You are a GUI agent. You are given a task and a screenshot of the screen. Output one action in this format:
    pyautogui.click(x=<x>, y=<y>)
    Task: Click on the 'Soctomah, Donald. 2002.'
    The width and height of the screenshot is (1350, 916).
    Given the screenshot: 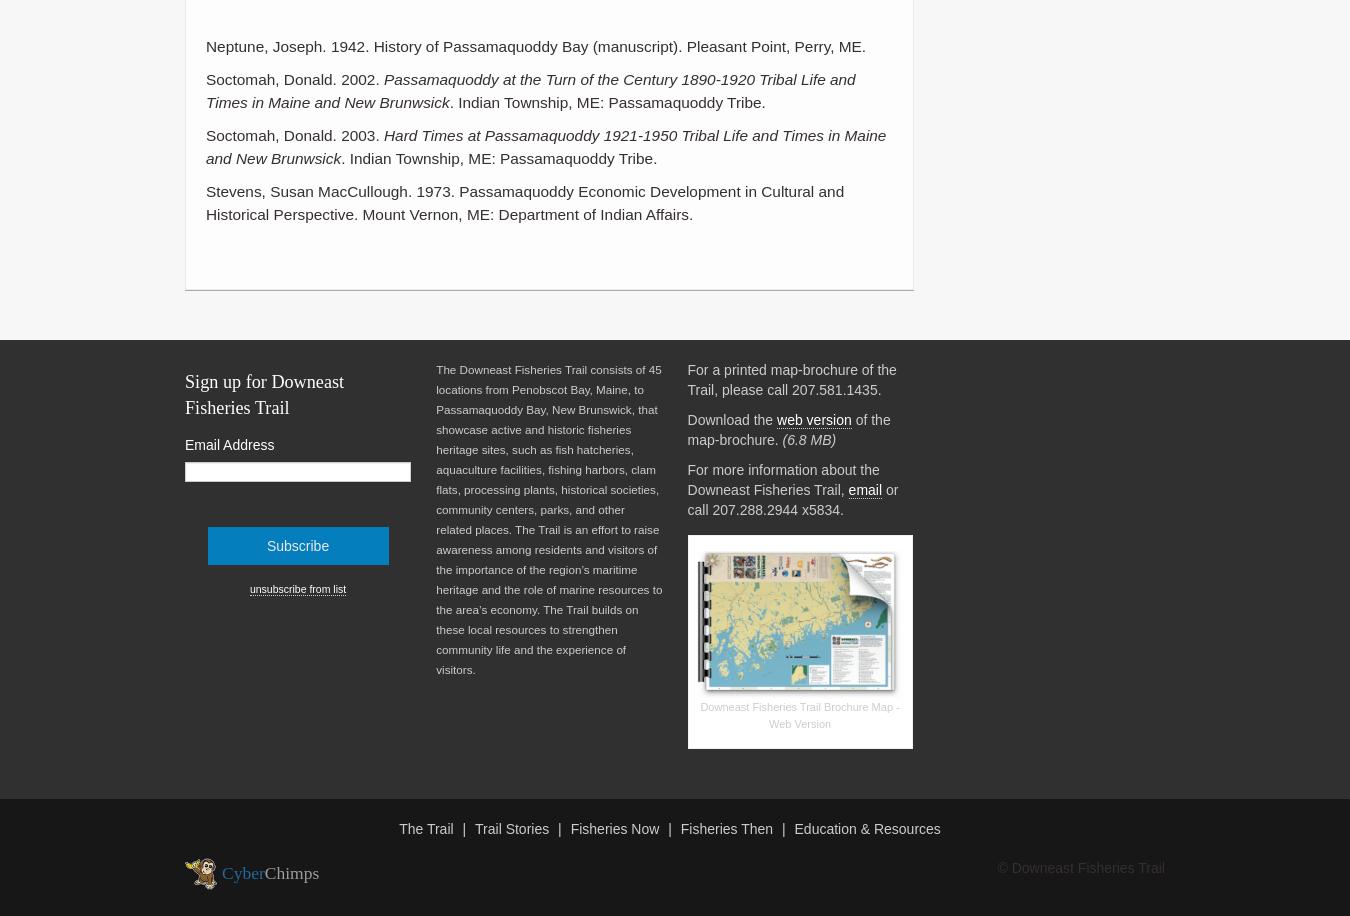 What is the action you would take?
    pyautogui.click(x=206, y=77)
    